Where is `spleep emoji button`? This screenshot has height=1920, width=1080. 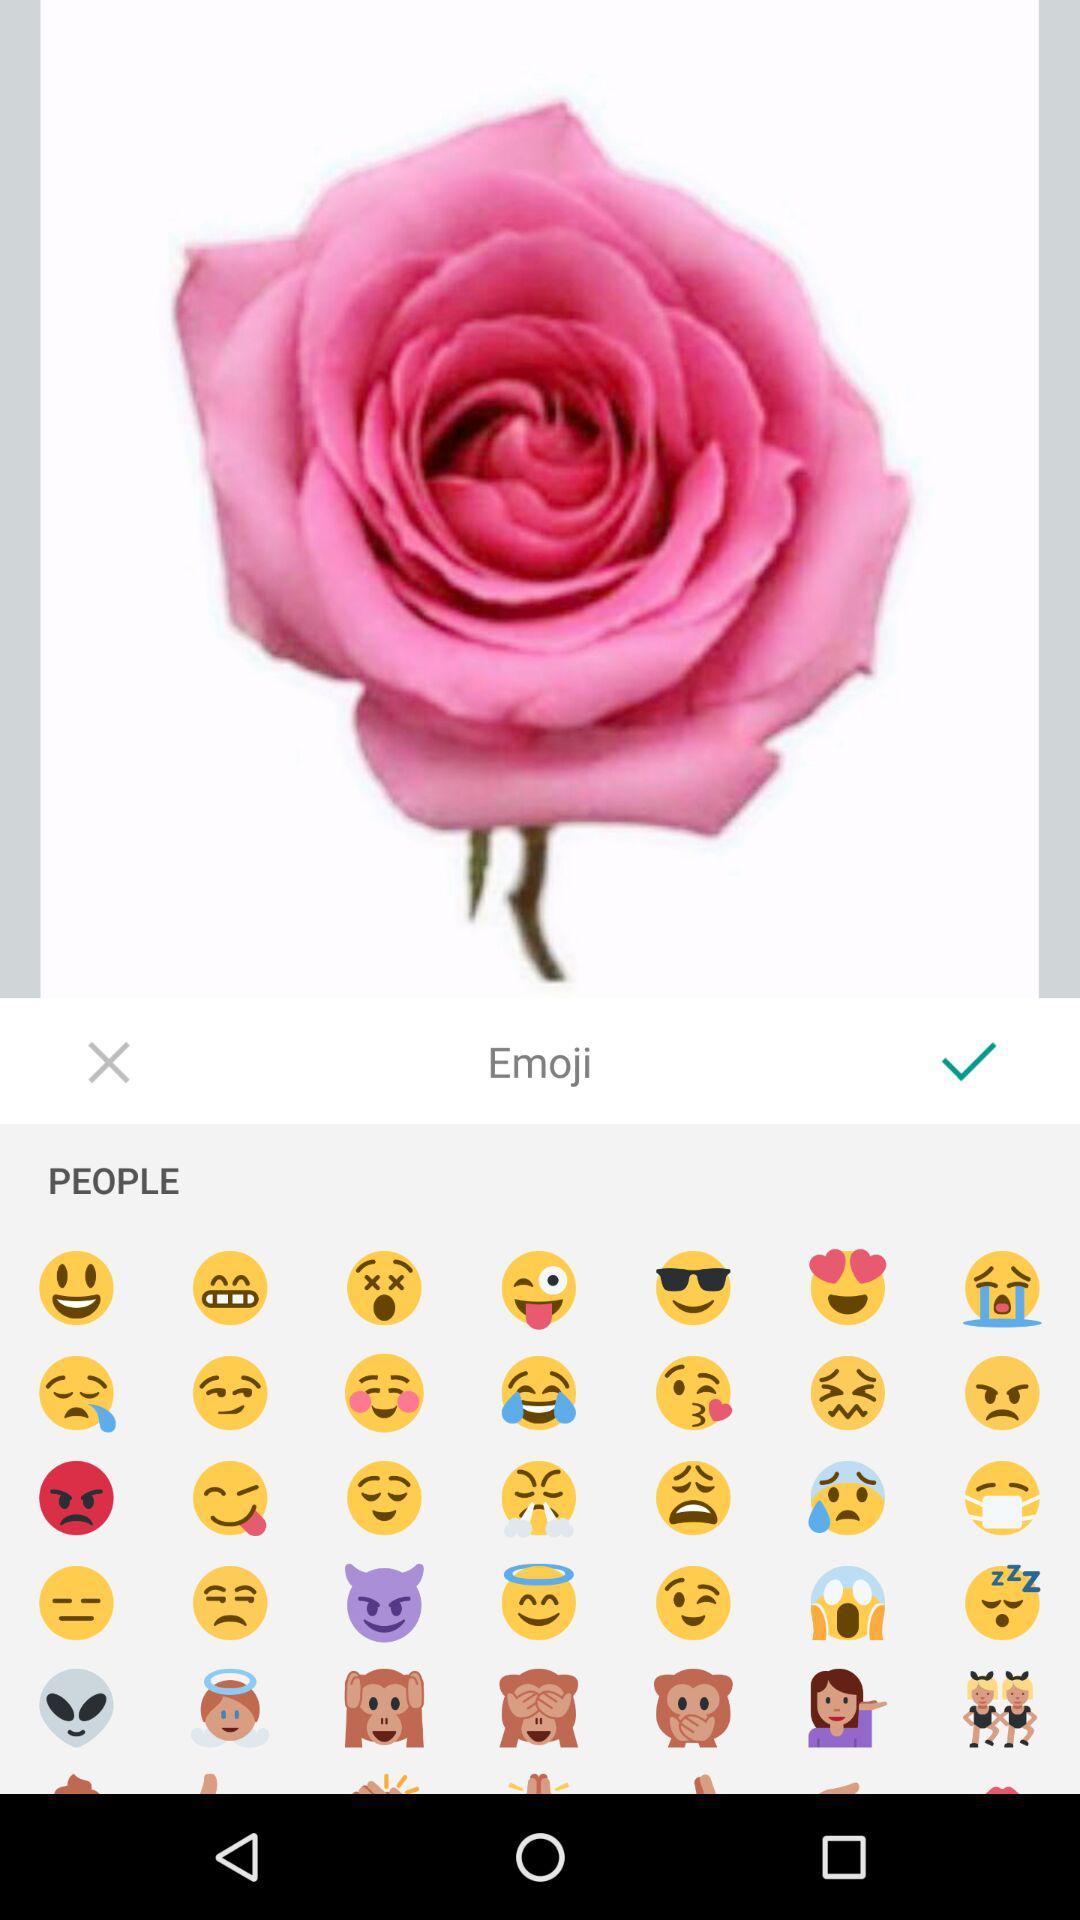 spleep emoji button is located at coordinates (1002, 1603).